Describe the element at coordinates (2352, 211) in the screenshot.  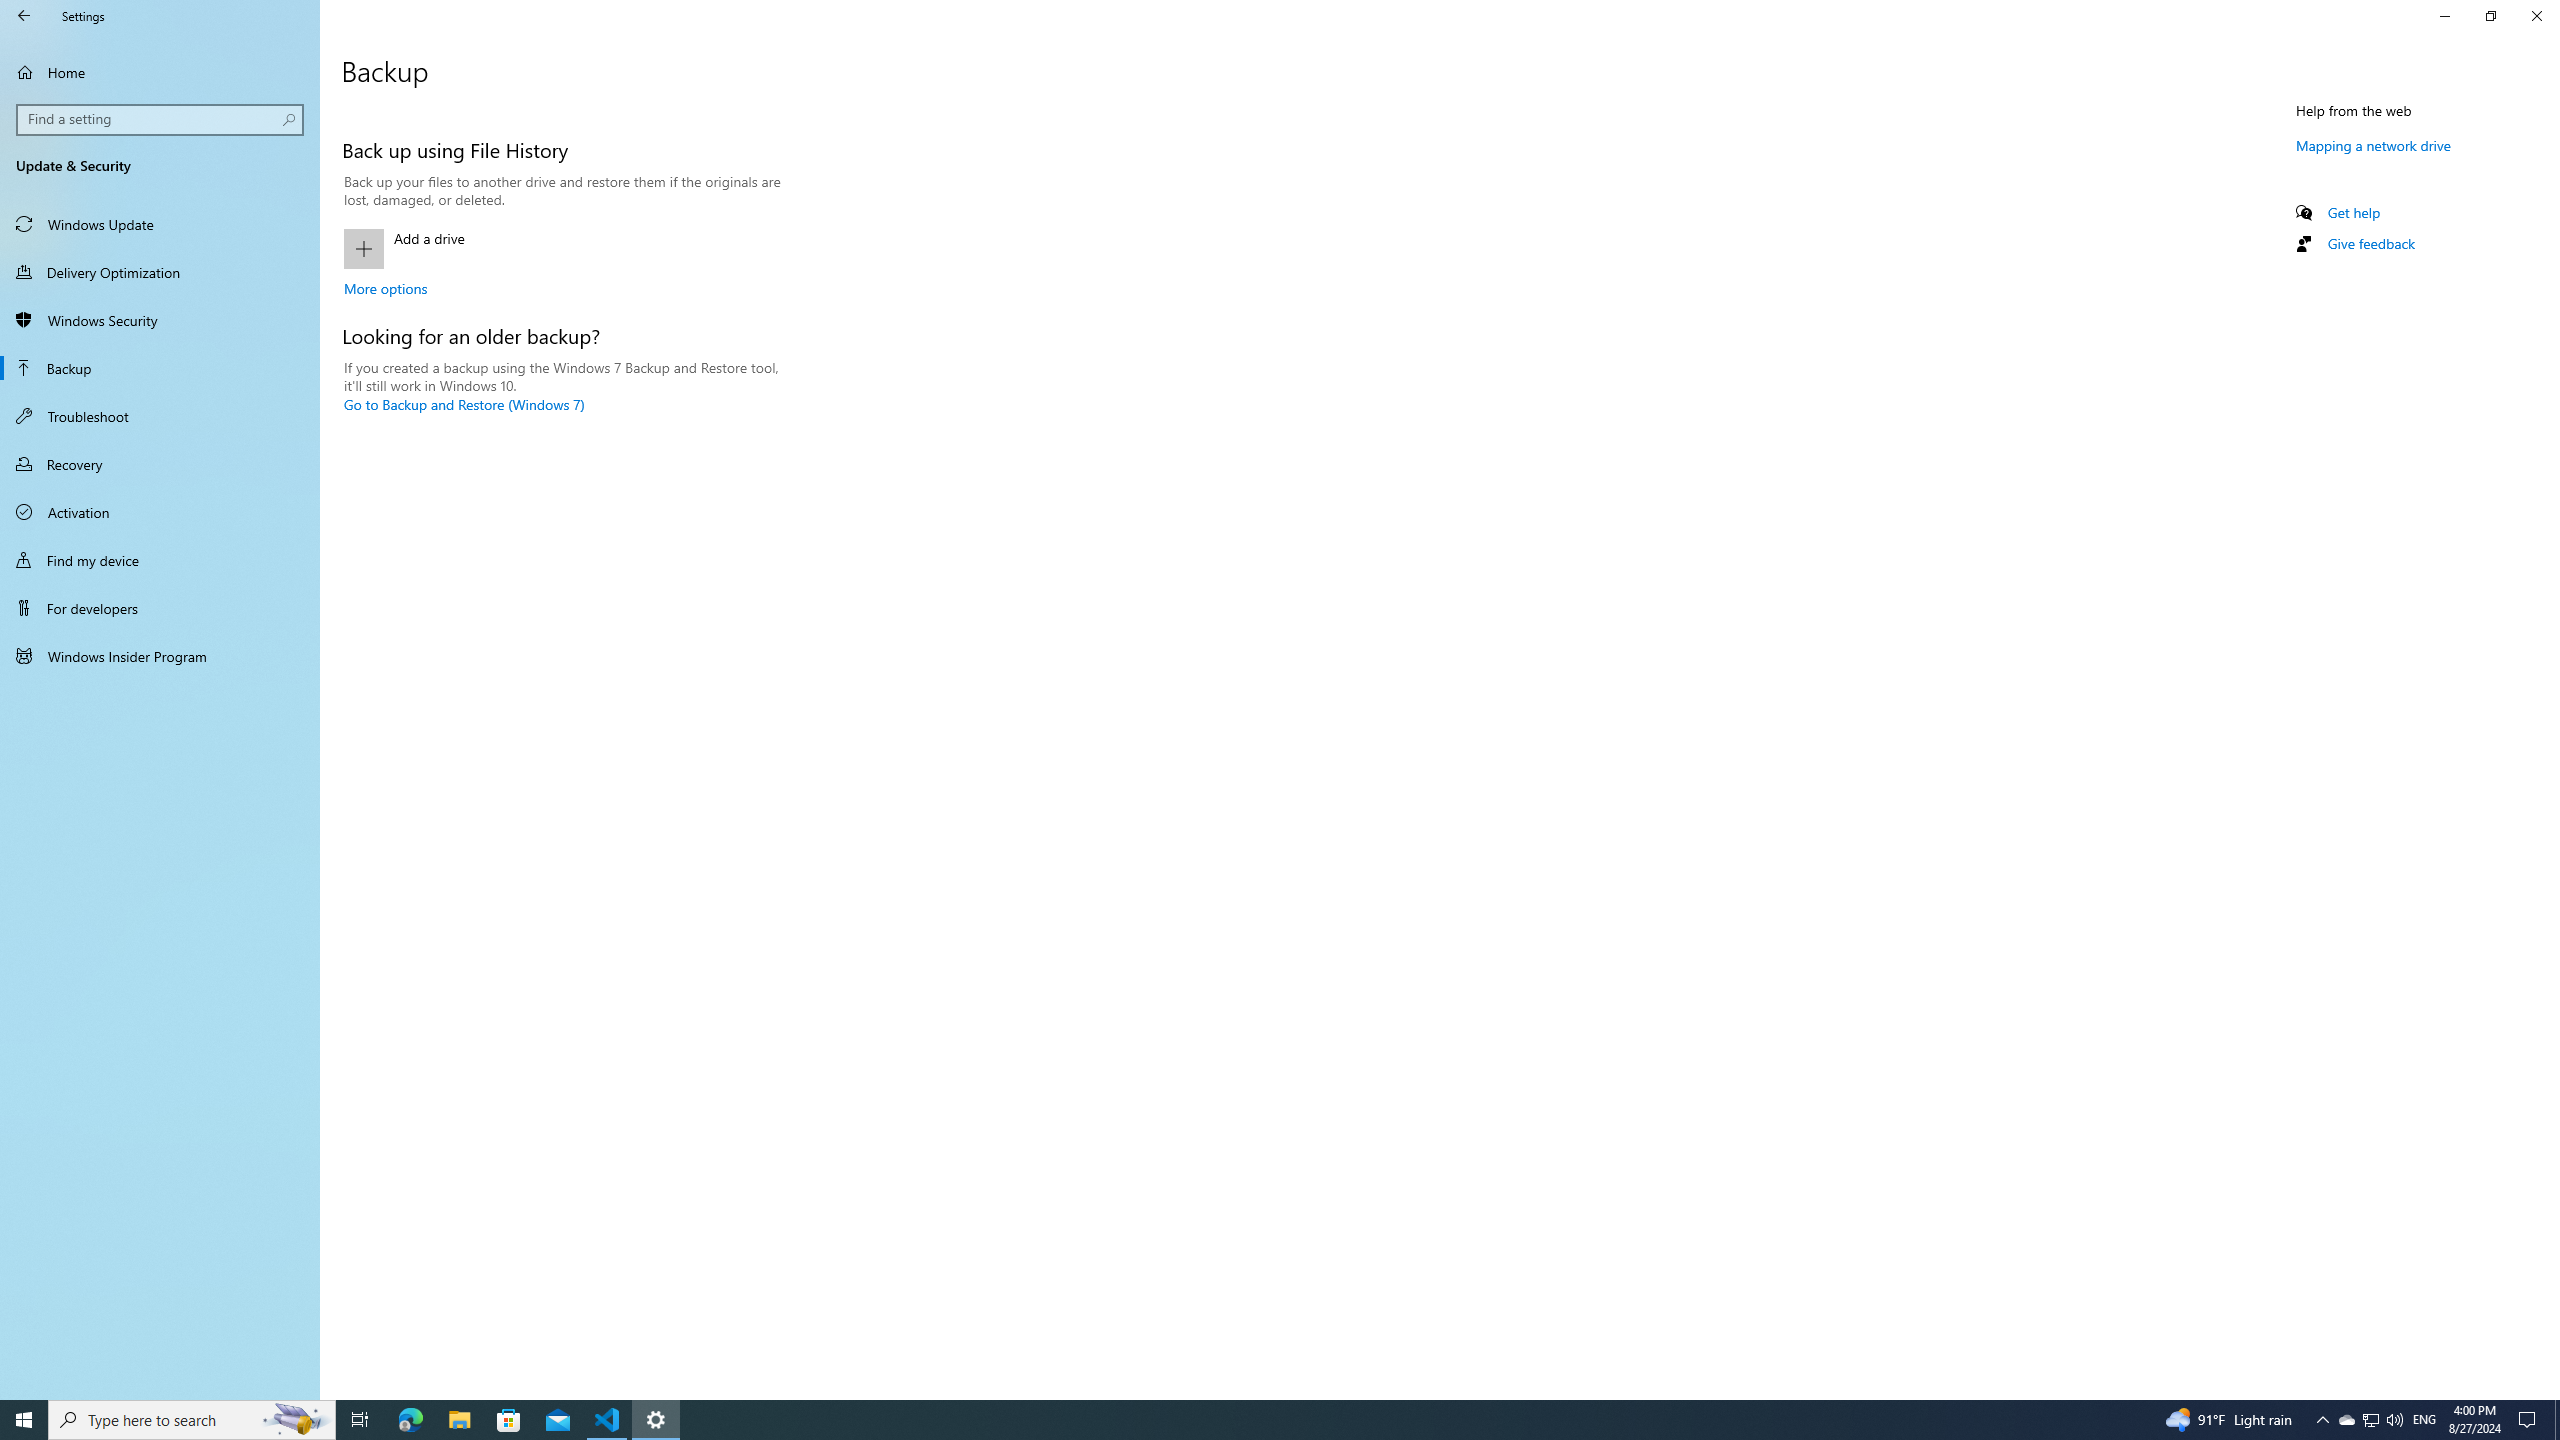
I see `'Get help'` at that location.